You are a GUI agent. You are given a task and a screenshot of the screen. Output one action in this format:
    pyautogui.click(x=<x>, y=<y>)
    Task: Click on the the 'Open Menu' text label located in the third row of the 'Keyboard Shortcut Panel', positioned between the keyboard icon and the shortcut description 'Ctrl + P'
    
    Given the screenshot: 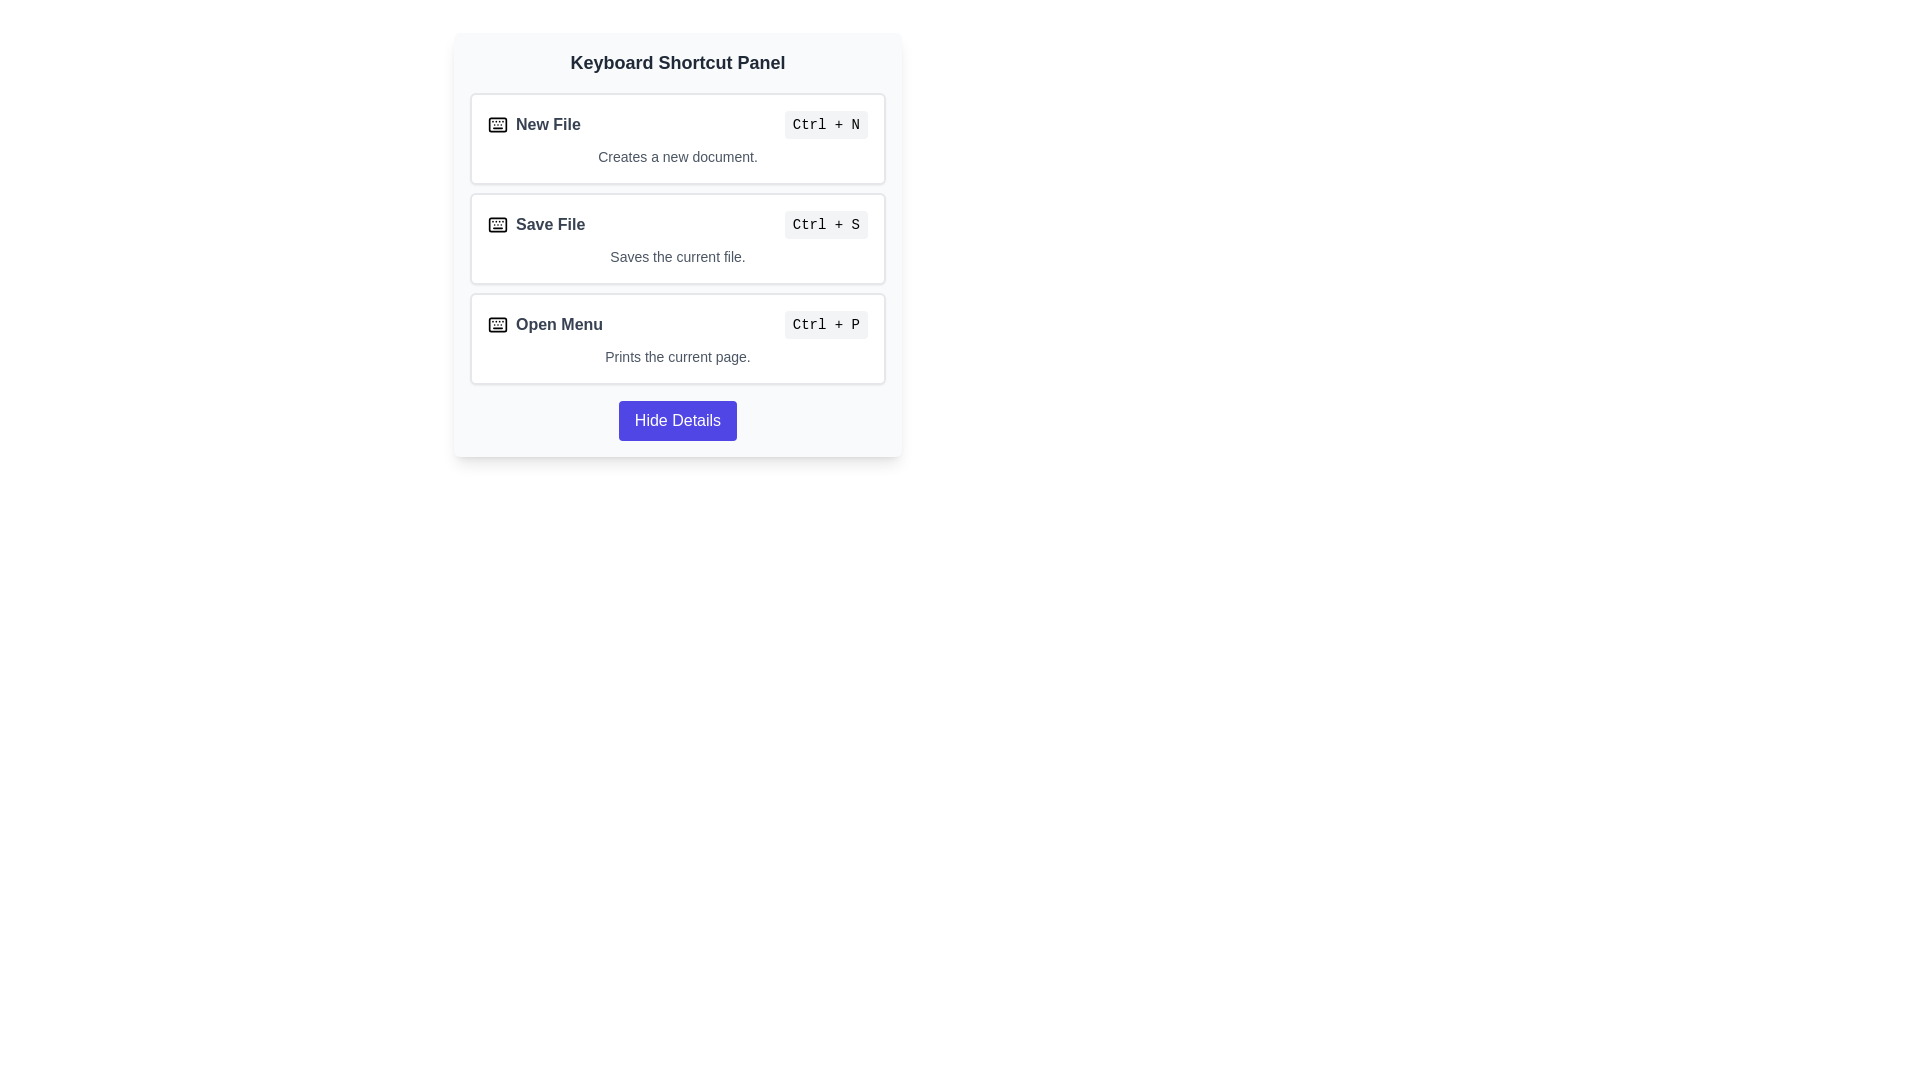 What is the action you would take?
    pyautogui.click(x=559, y=323)
    